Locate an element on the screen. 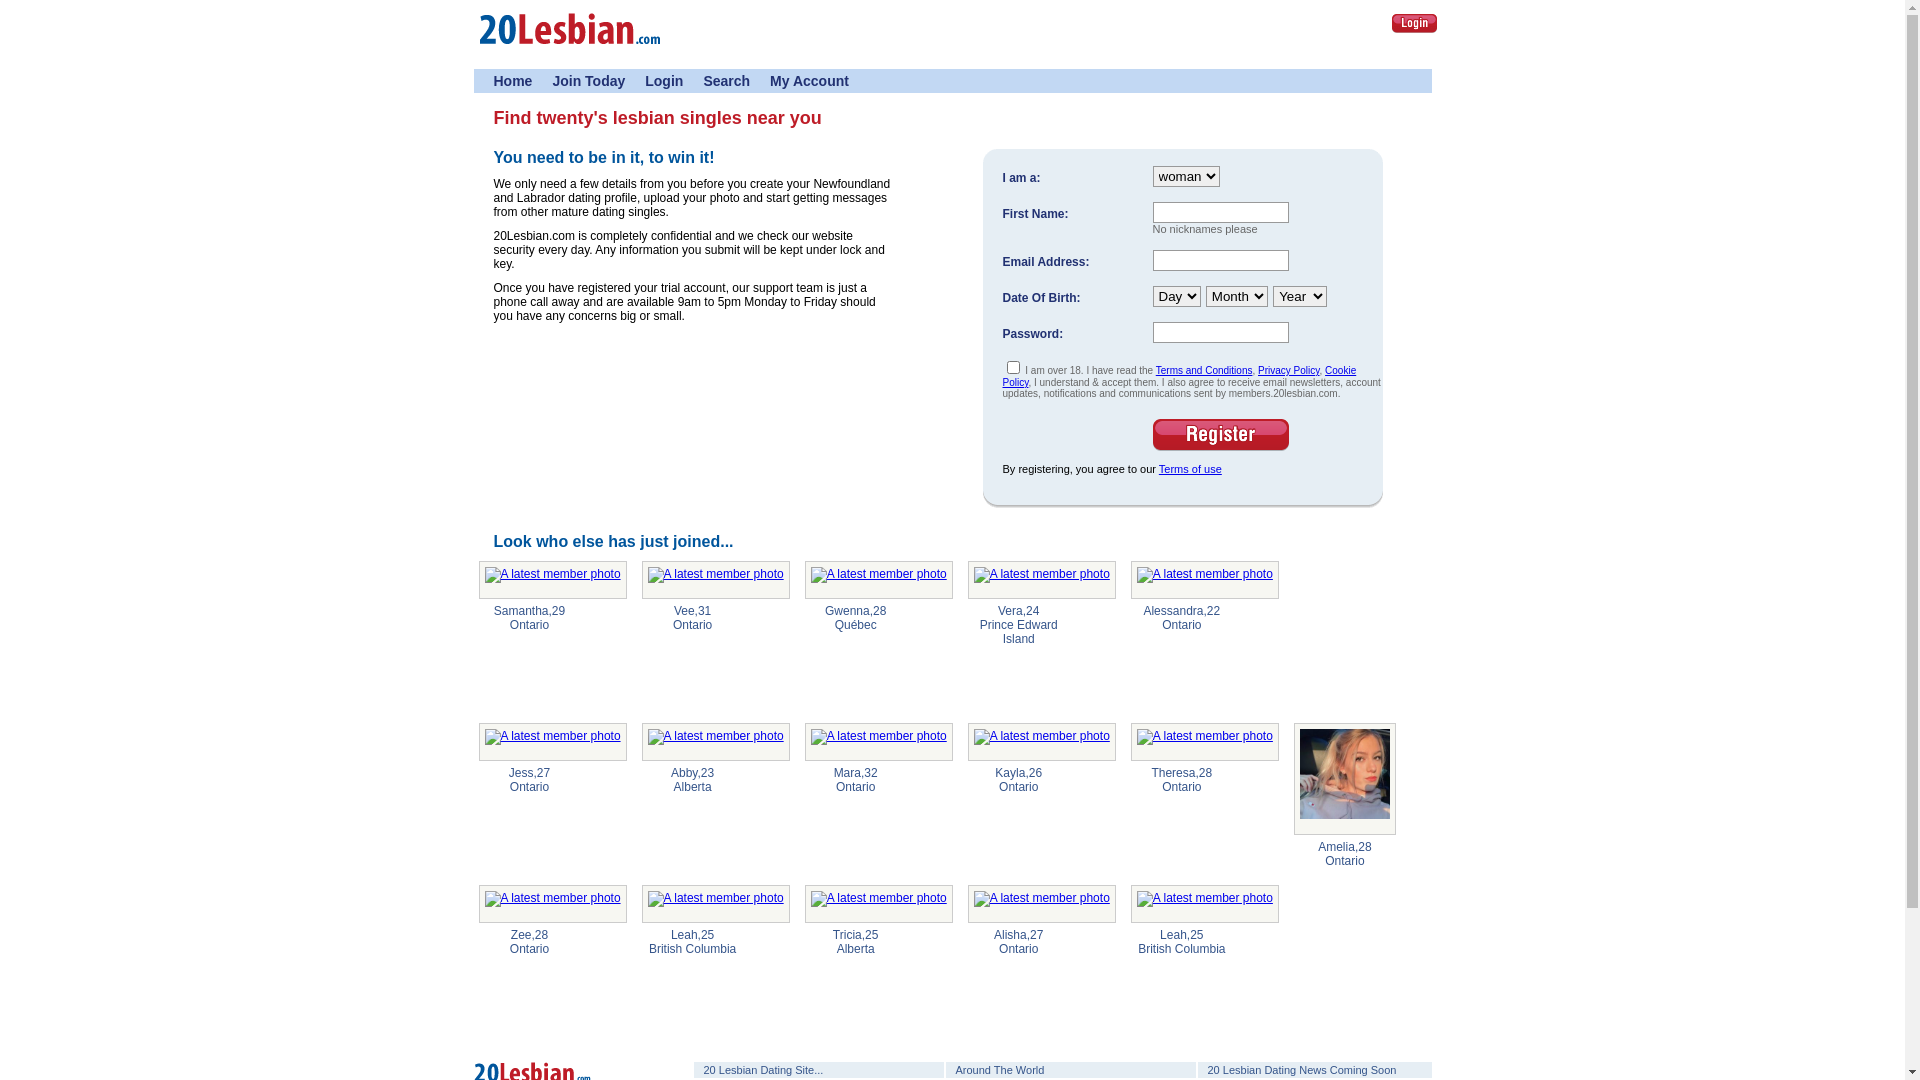 This screenshot has width=1920, height=1080. 'Join Today' is located at coordinates (587, 80).